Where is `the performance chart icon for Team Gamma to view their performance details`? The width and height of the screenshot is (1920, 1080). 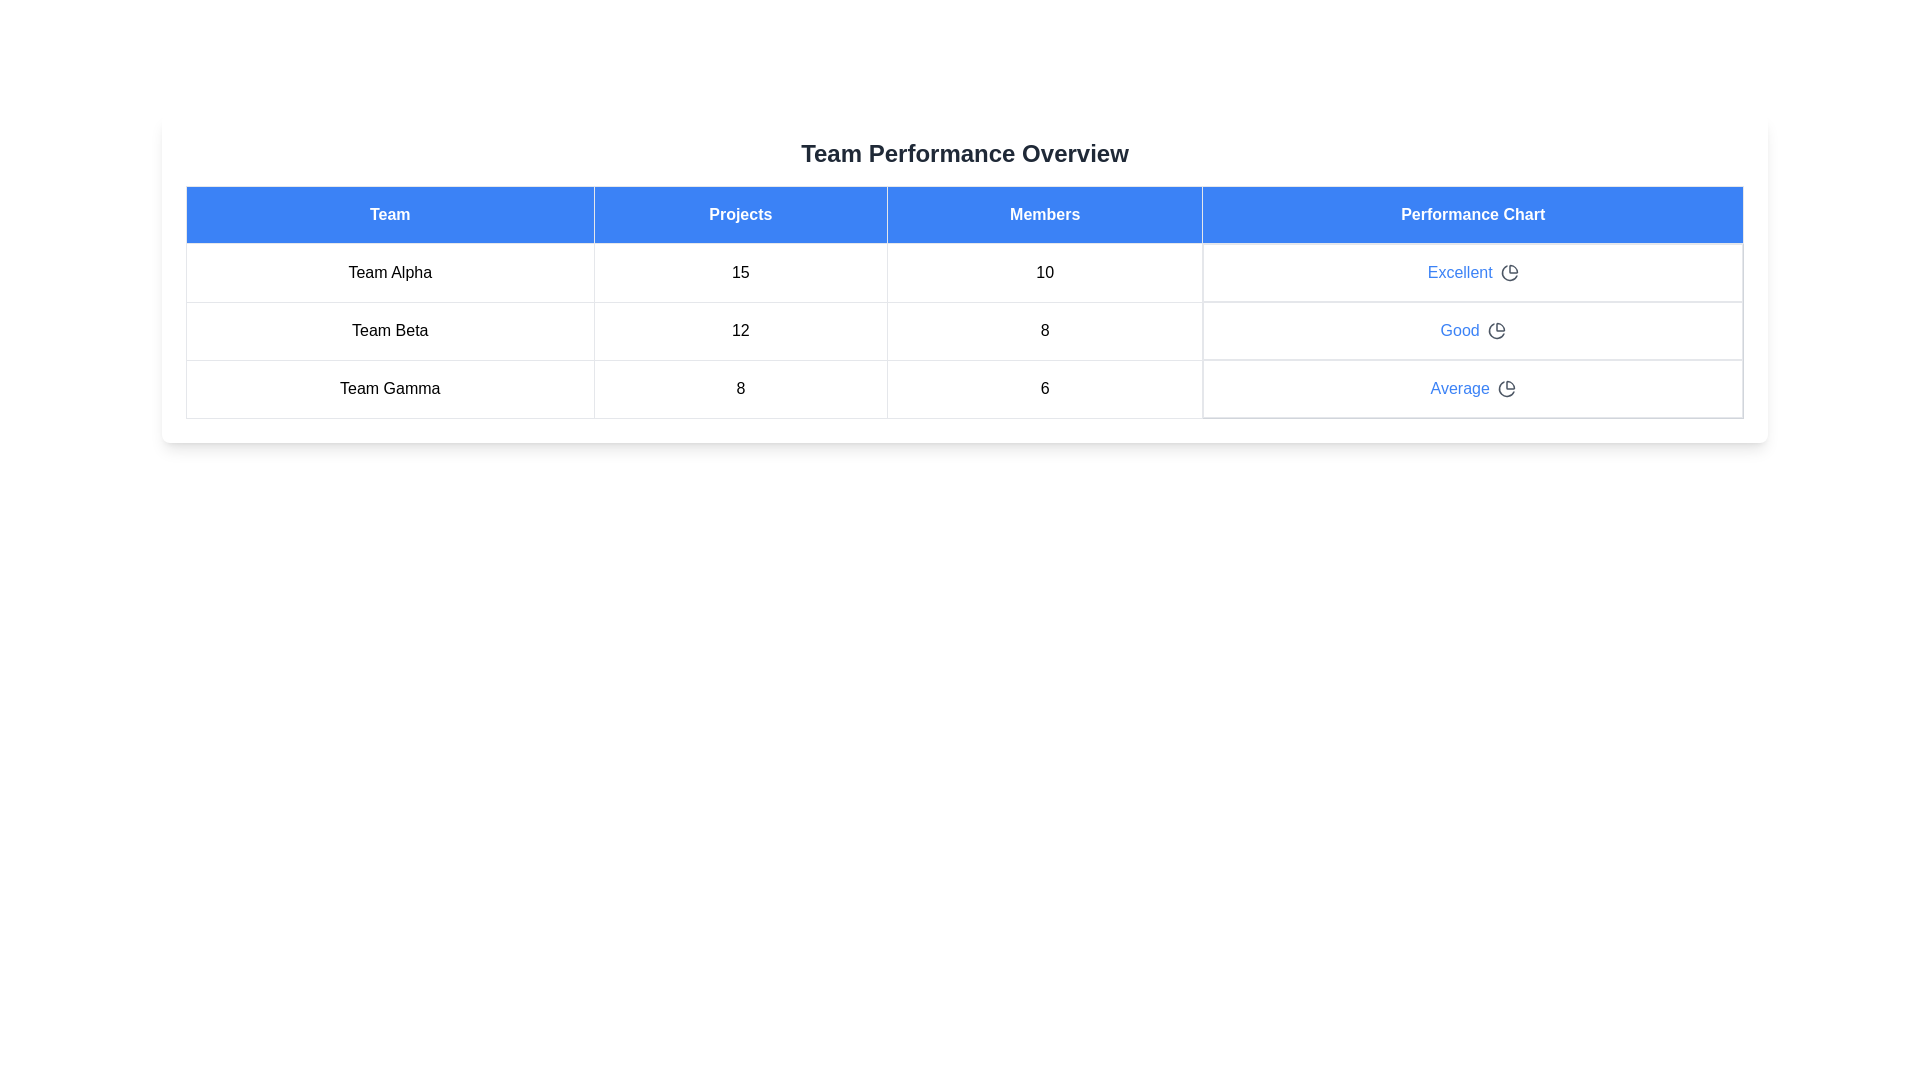 the performance chart icon for Team Gamma to view their performance details is located at coordinates (1506, 389).